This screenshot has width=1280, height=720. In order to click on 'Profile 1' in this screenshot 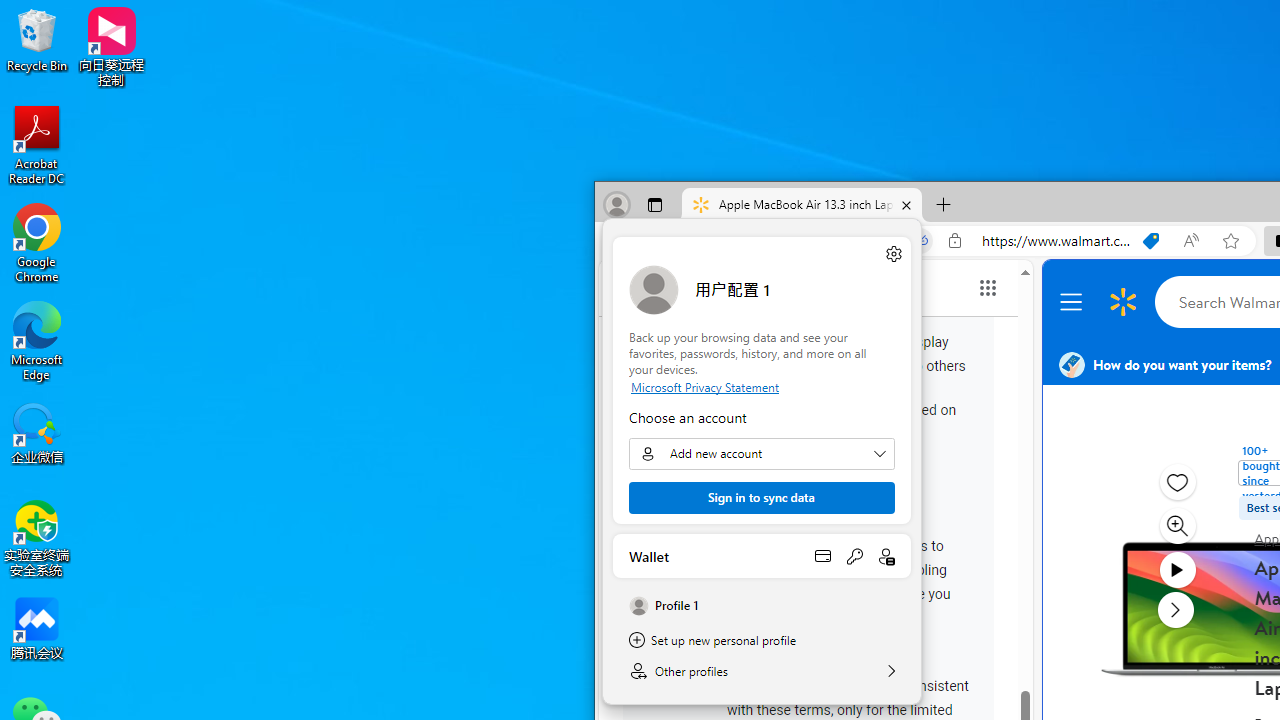, I will do `click(761, 605)`.